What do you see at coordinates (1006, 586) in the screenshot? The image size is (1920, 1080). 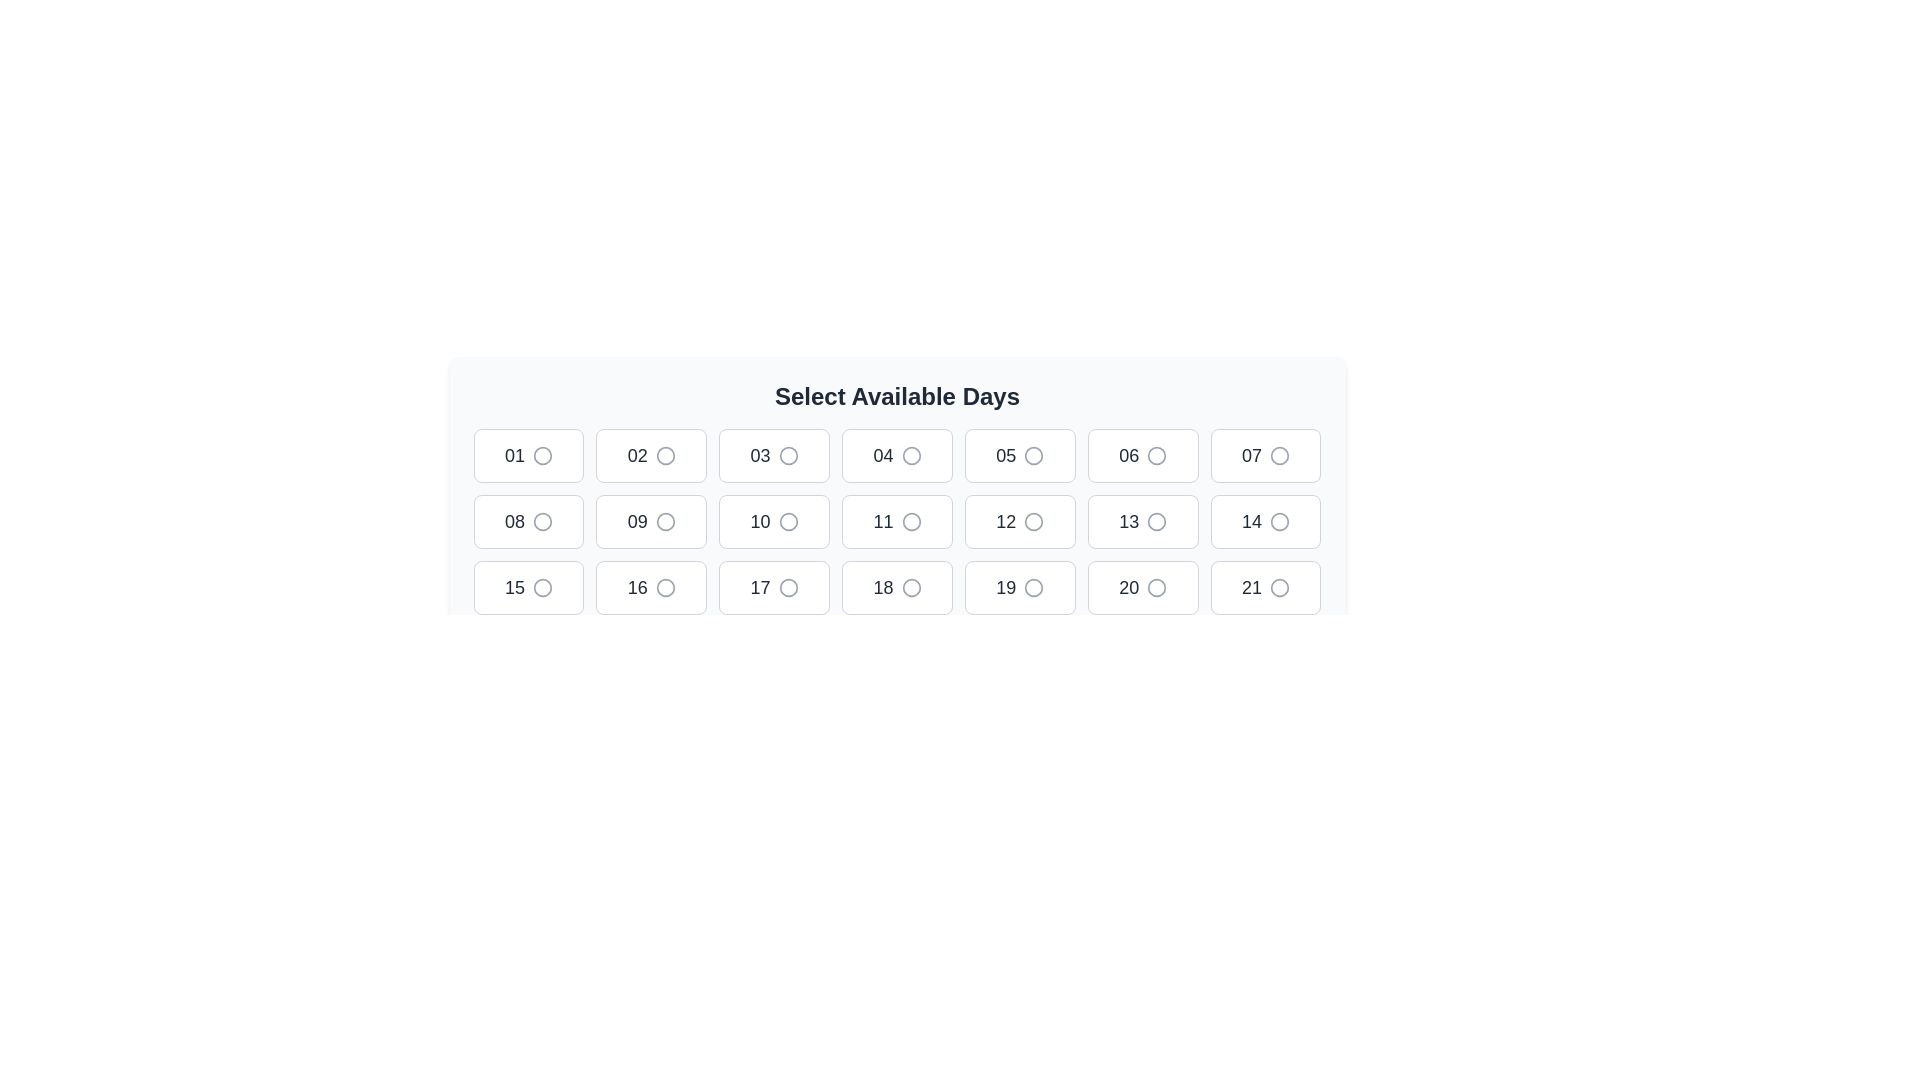 I see `the text label displaying the number '19' within the button component` at bounding box center [1006, 586].